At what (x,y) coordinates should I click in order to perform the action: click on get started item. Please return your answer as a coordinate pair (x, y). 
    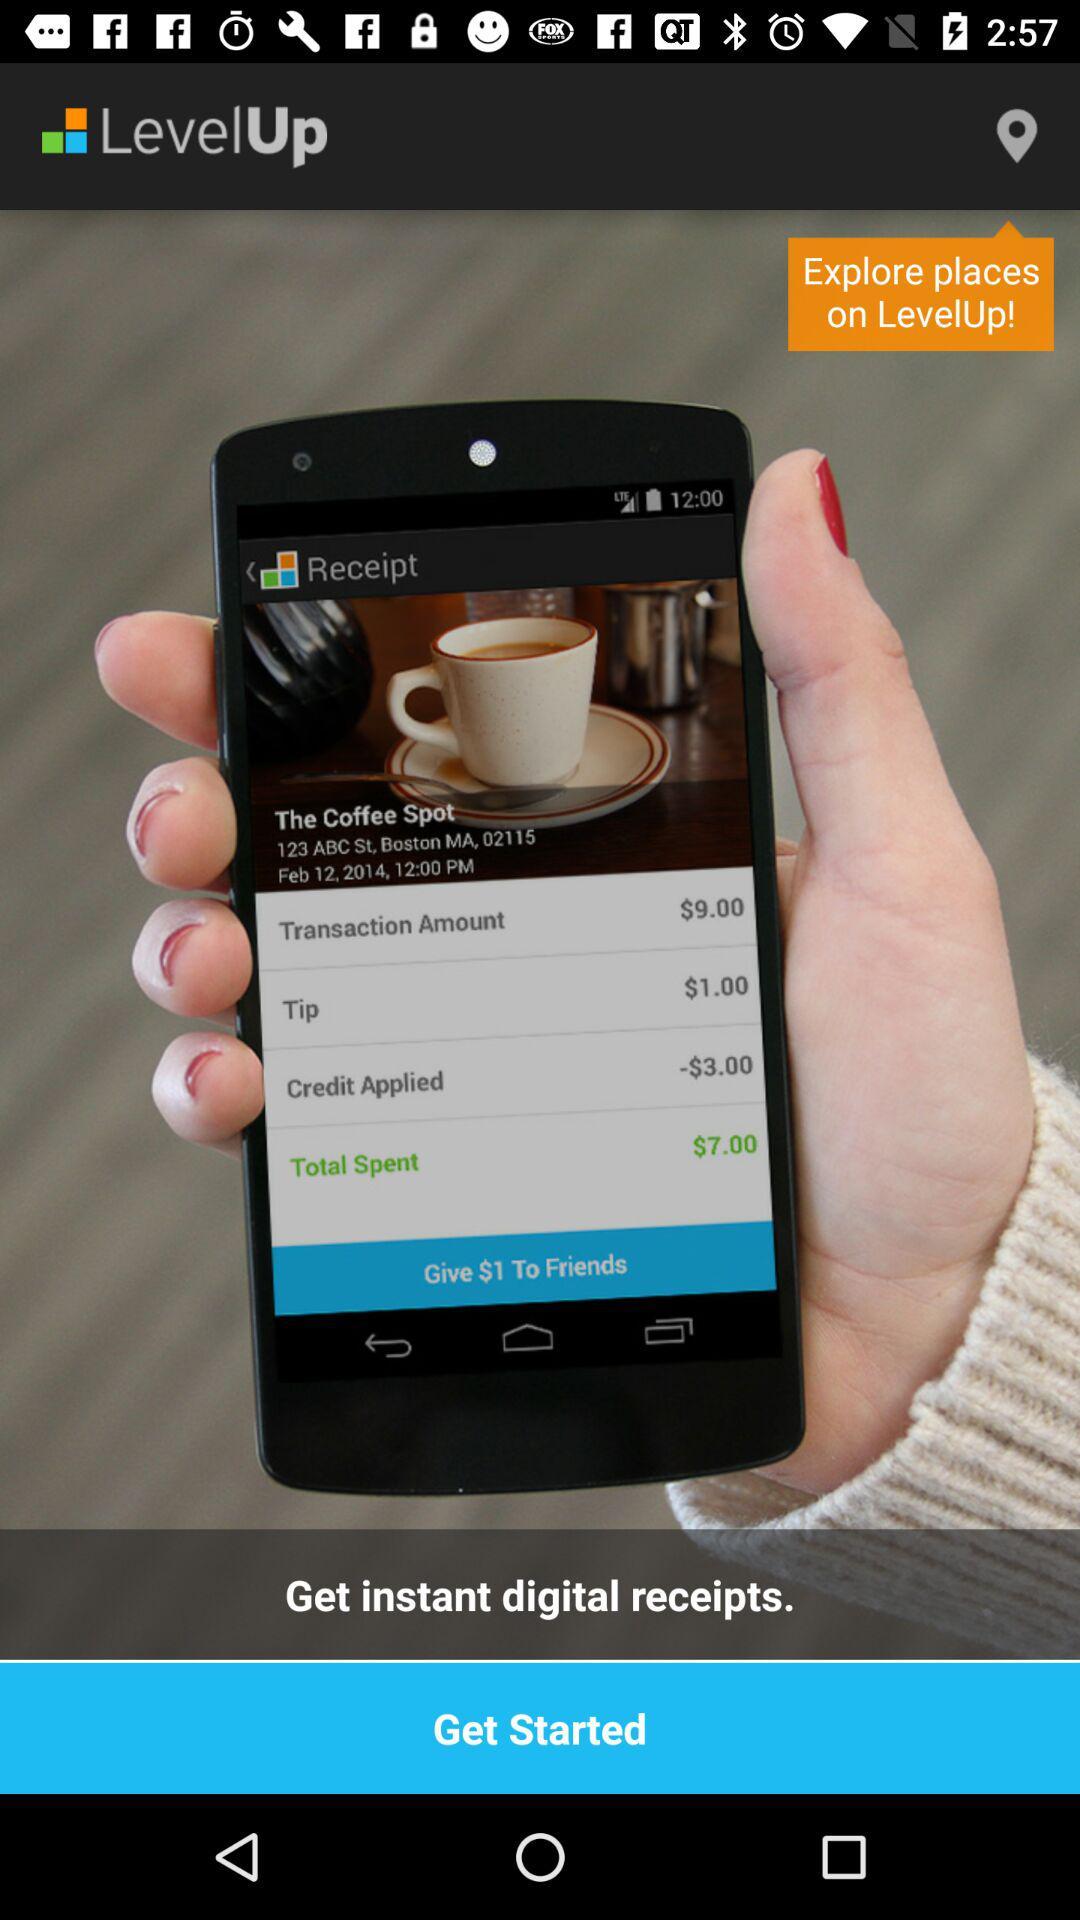
    Looking at the image, I should click on (540, 1727).